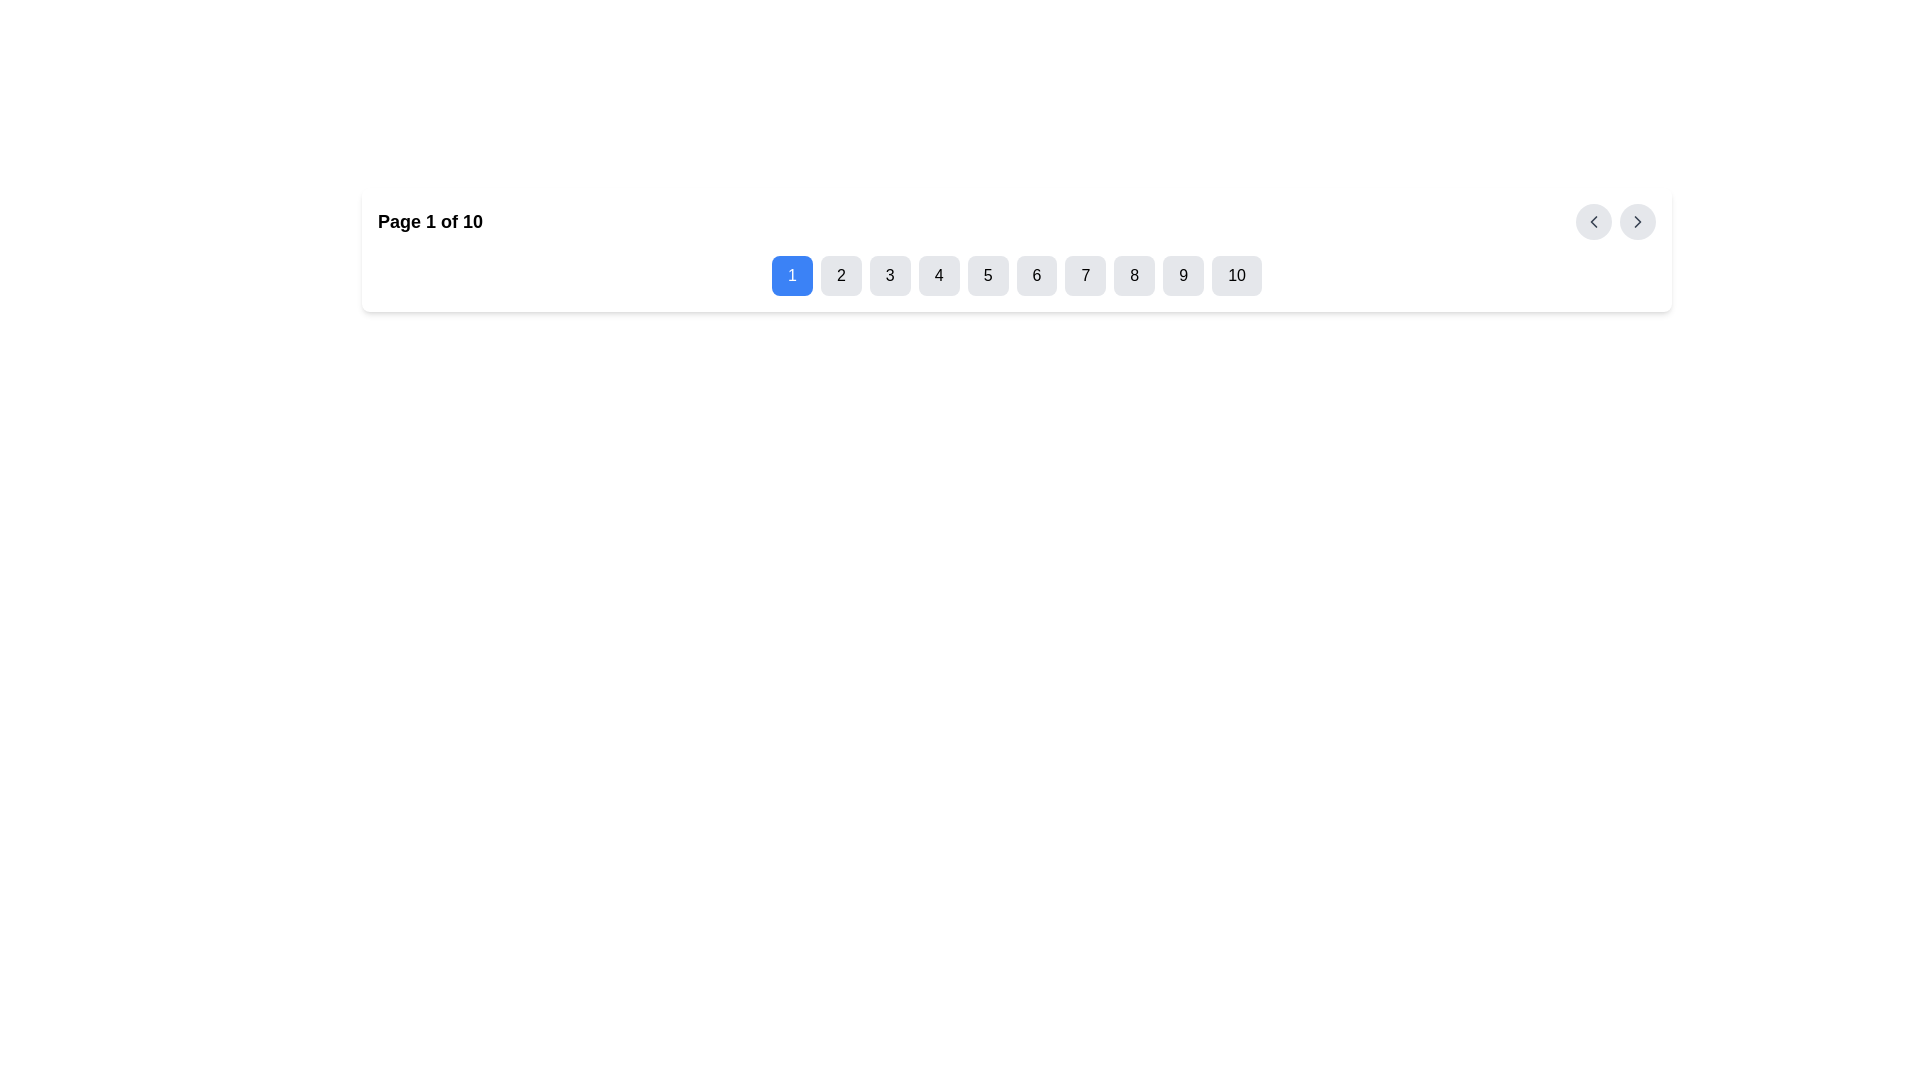  Describe the element at coordinates (1084, 276) in the screenshot. I see `the button labeled '7', which is a rectangular button with a light gray background containing the number '7' in black text` at that location.